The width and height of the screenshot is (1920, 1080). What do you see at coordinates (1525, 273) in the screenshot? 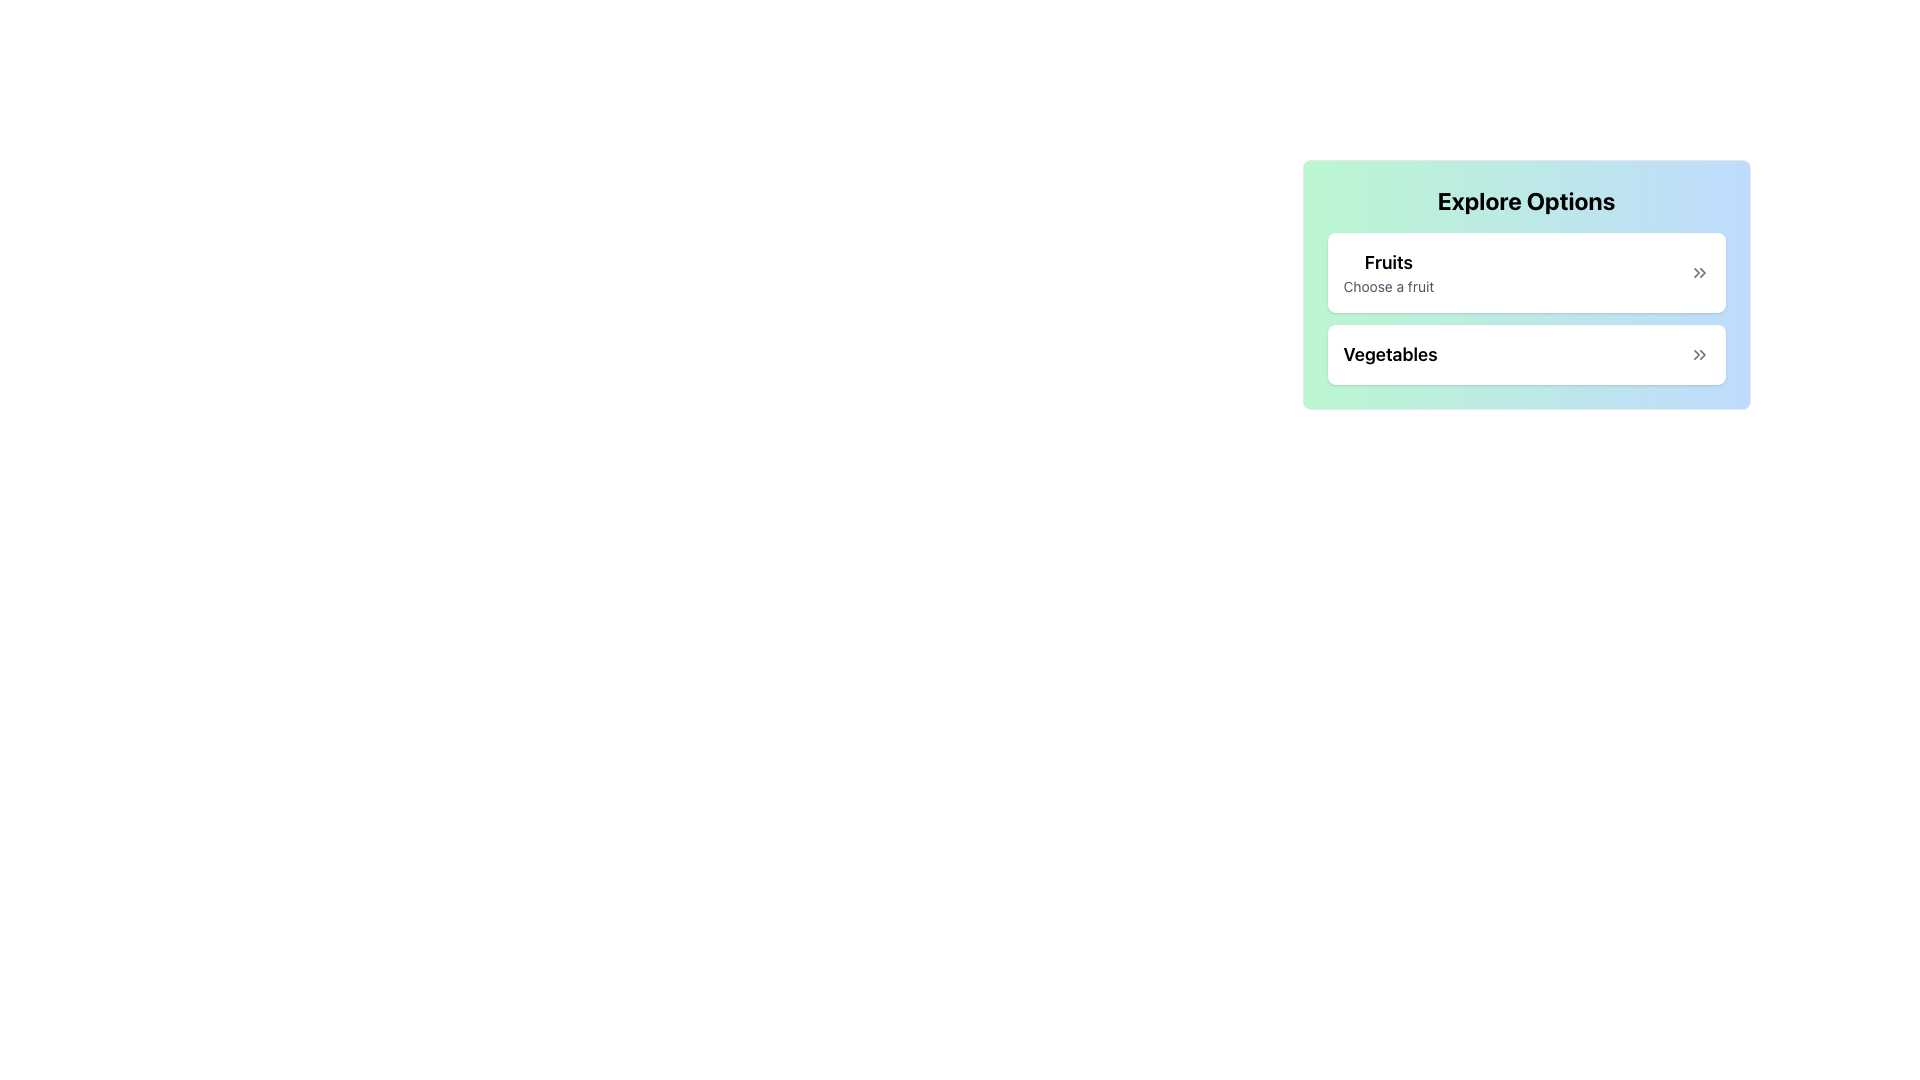
I see `the first card labeled 'Fruits' in the options list` at bounding box center [1525, 273].